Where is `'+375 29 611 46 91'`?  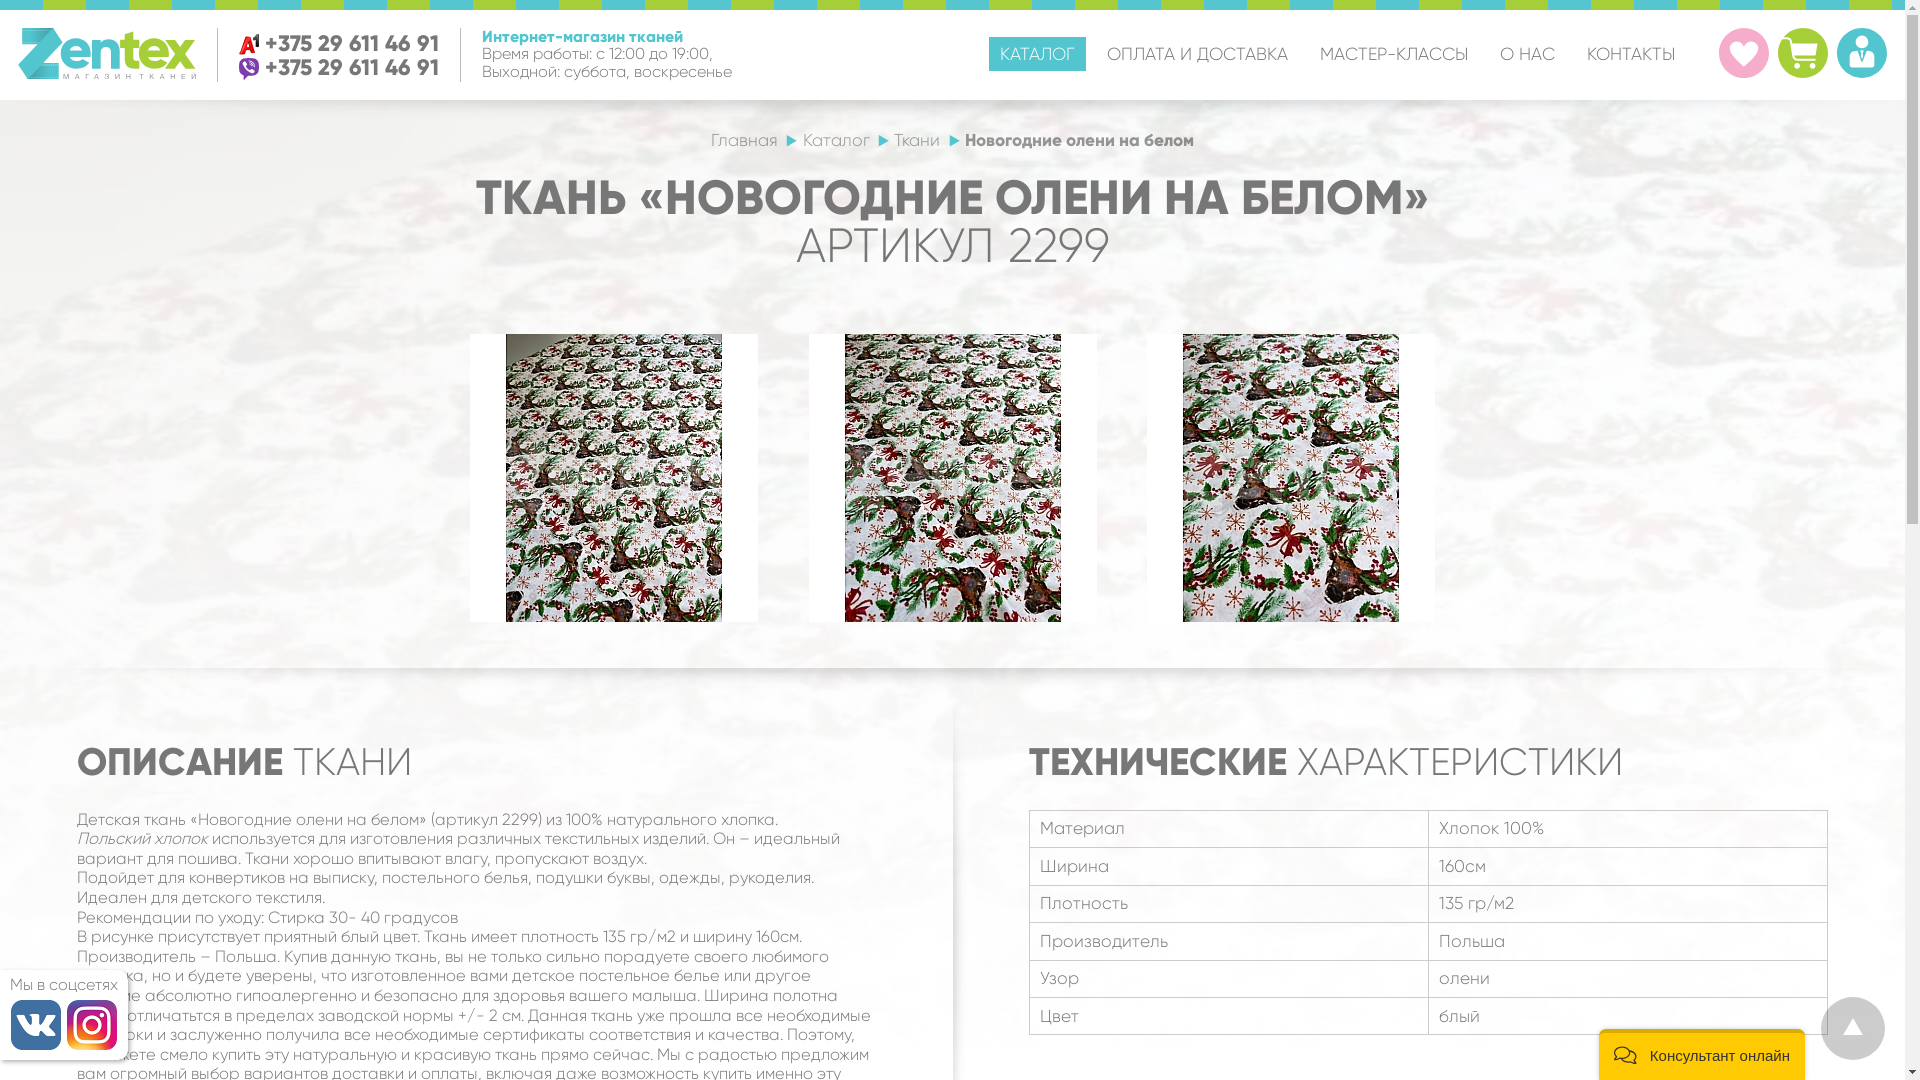
'+375 29 611 46 91' is located at coordinates (351, 43).